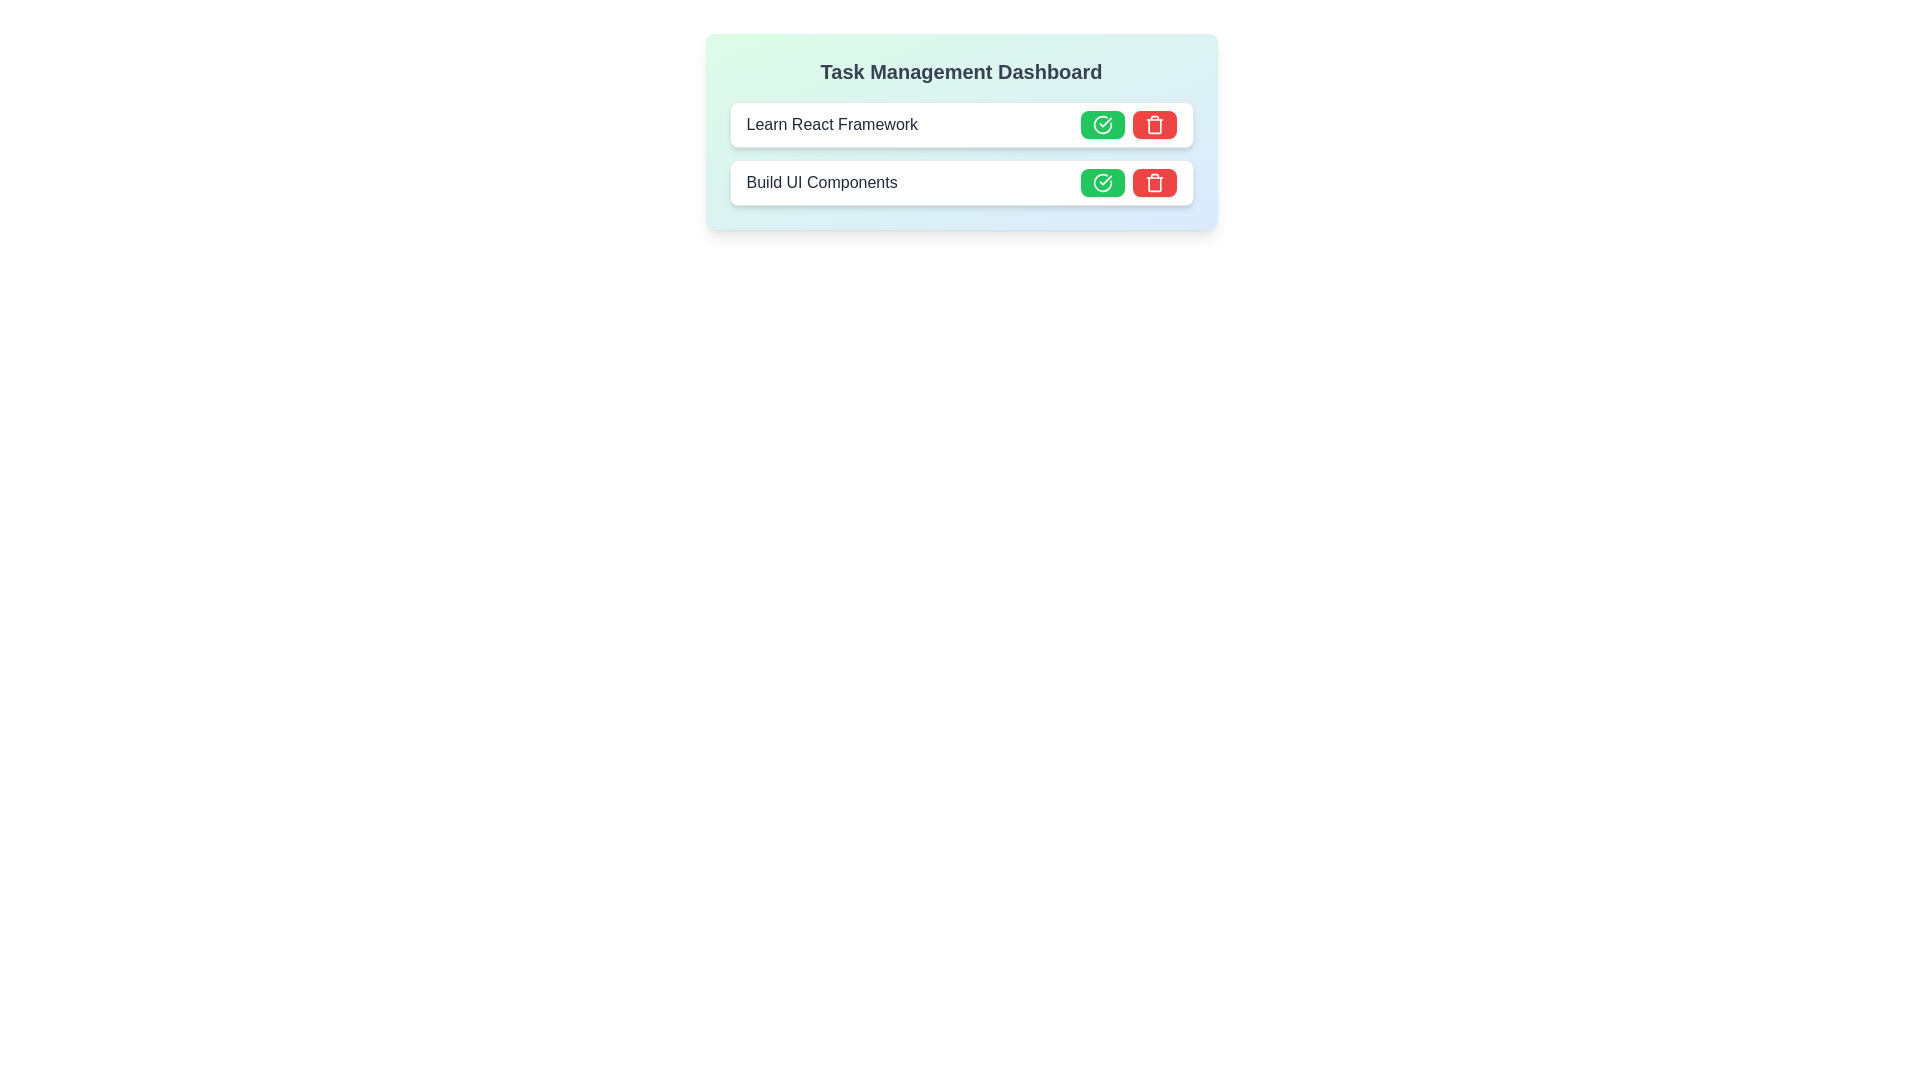  Describe the element at coordinates (1154, 124) in the screenshot. I see `the small rectangular button with a red background and a white trash bin icon, located to the far-right of the second row of task entries, directly after the green 'check' button` at that location.